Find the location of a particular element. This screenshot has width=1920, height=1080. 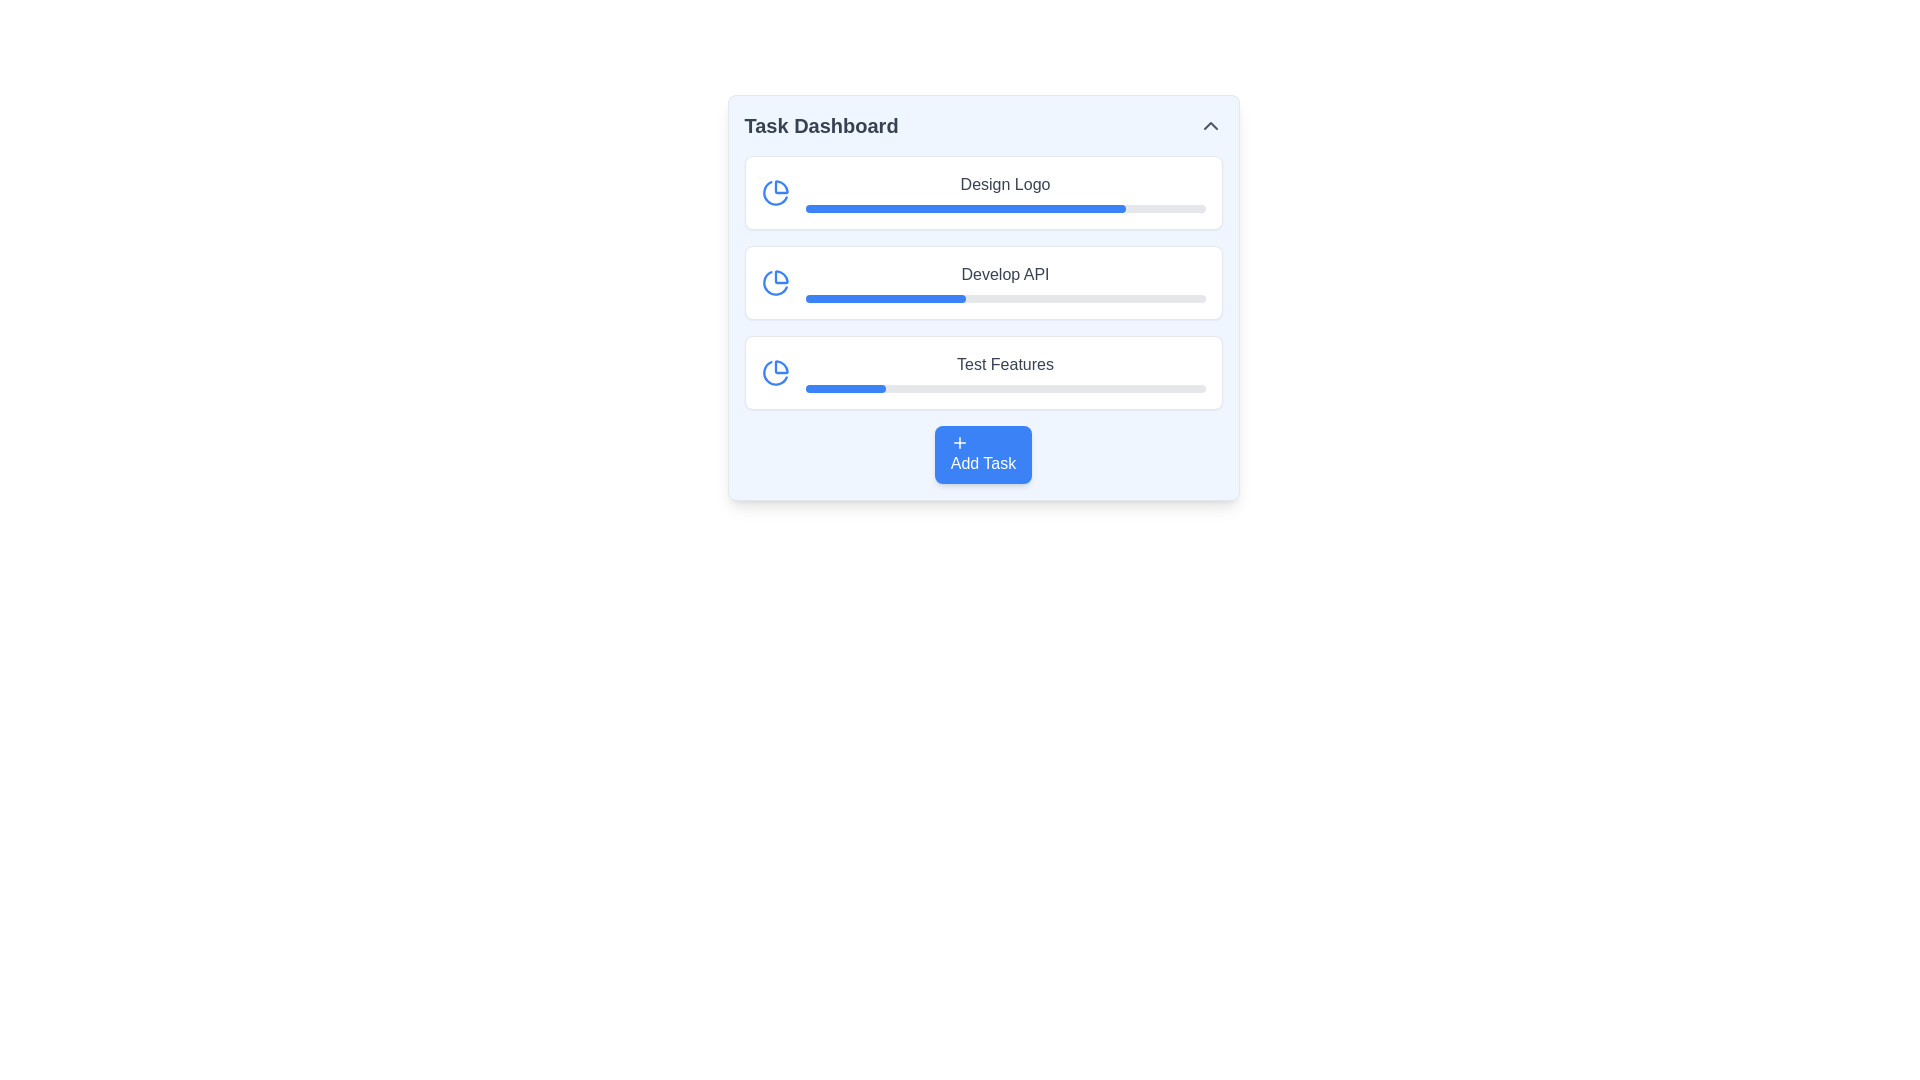

the task progress indicator labeled 'Design Logo' which shows 80% progress is located at coordinates (1005, 192).